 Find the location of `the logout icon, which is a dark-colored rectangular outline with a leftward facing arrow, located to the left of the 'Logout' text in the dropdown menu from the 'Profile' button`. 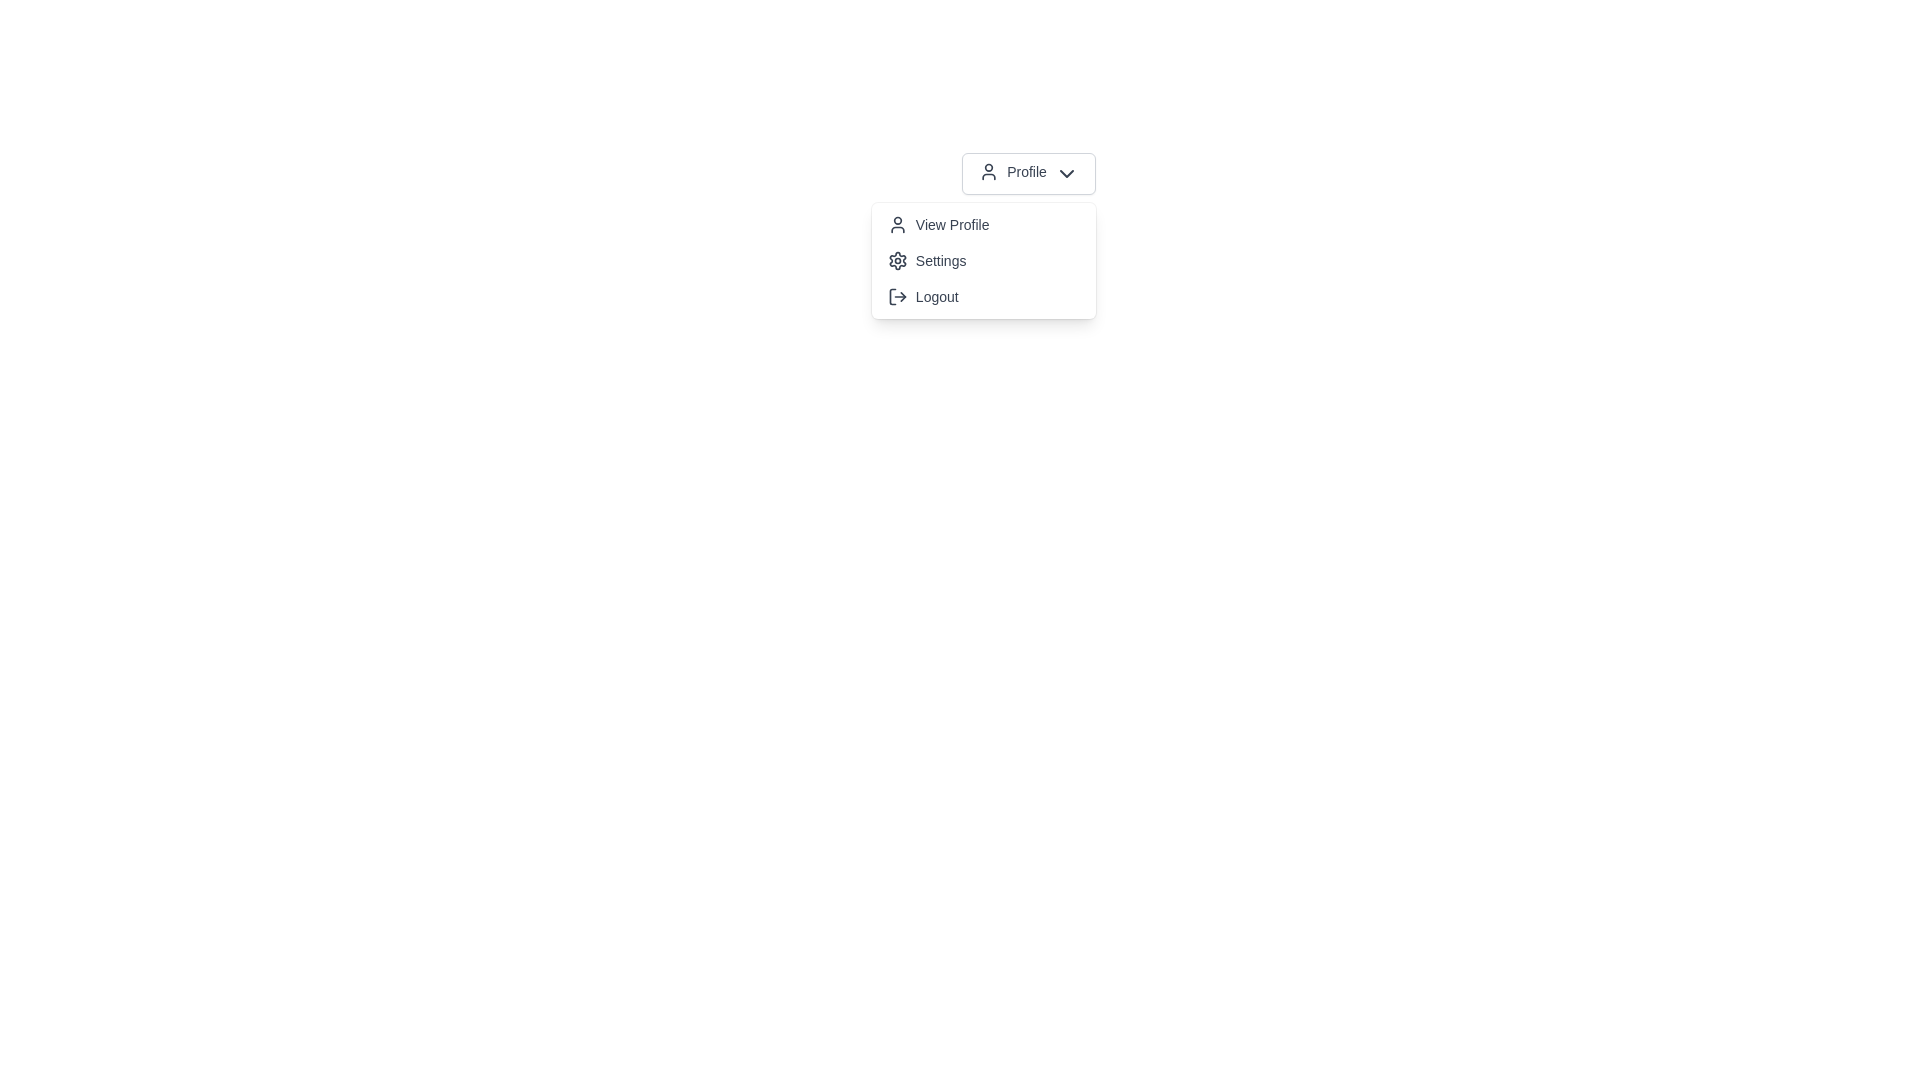

the logout icon, which is a dark-colored rectangular outline with a leftward facing arrow, located to the left of the 'Logout' text in the dropdown menu from the 'Profile' button is located at coordinates (896, 297).